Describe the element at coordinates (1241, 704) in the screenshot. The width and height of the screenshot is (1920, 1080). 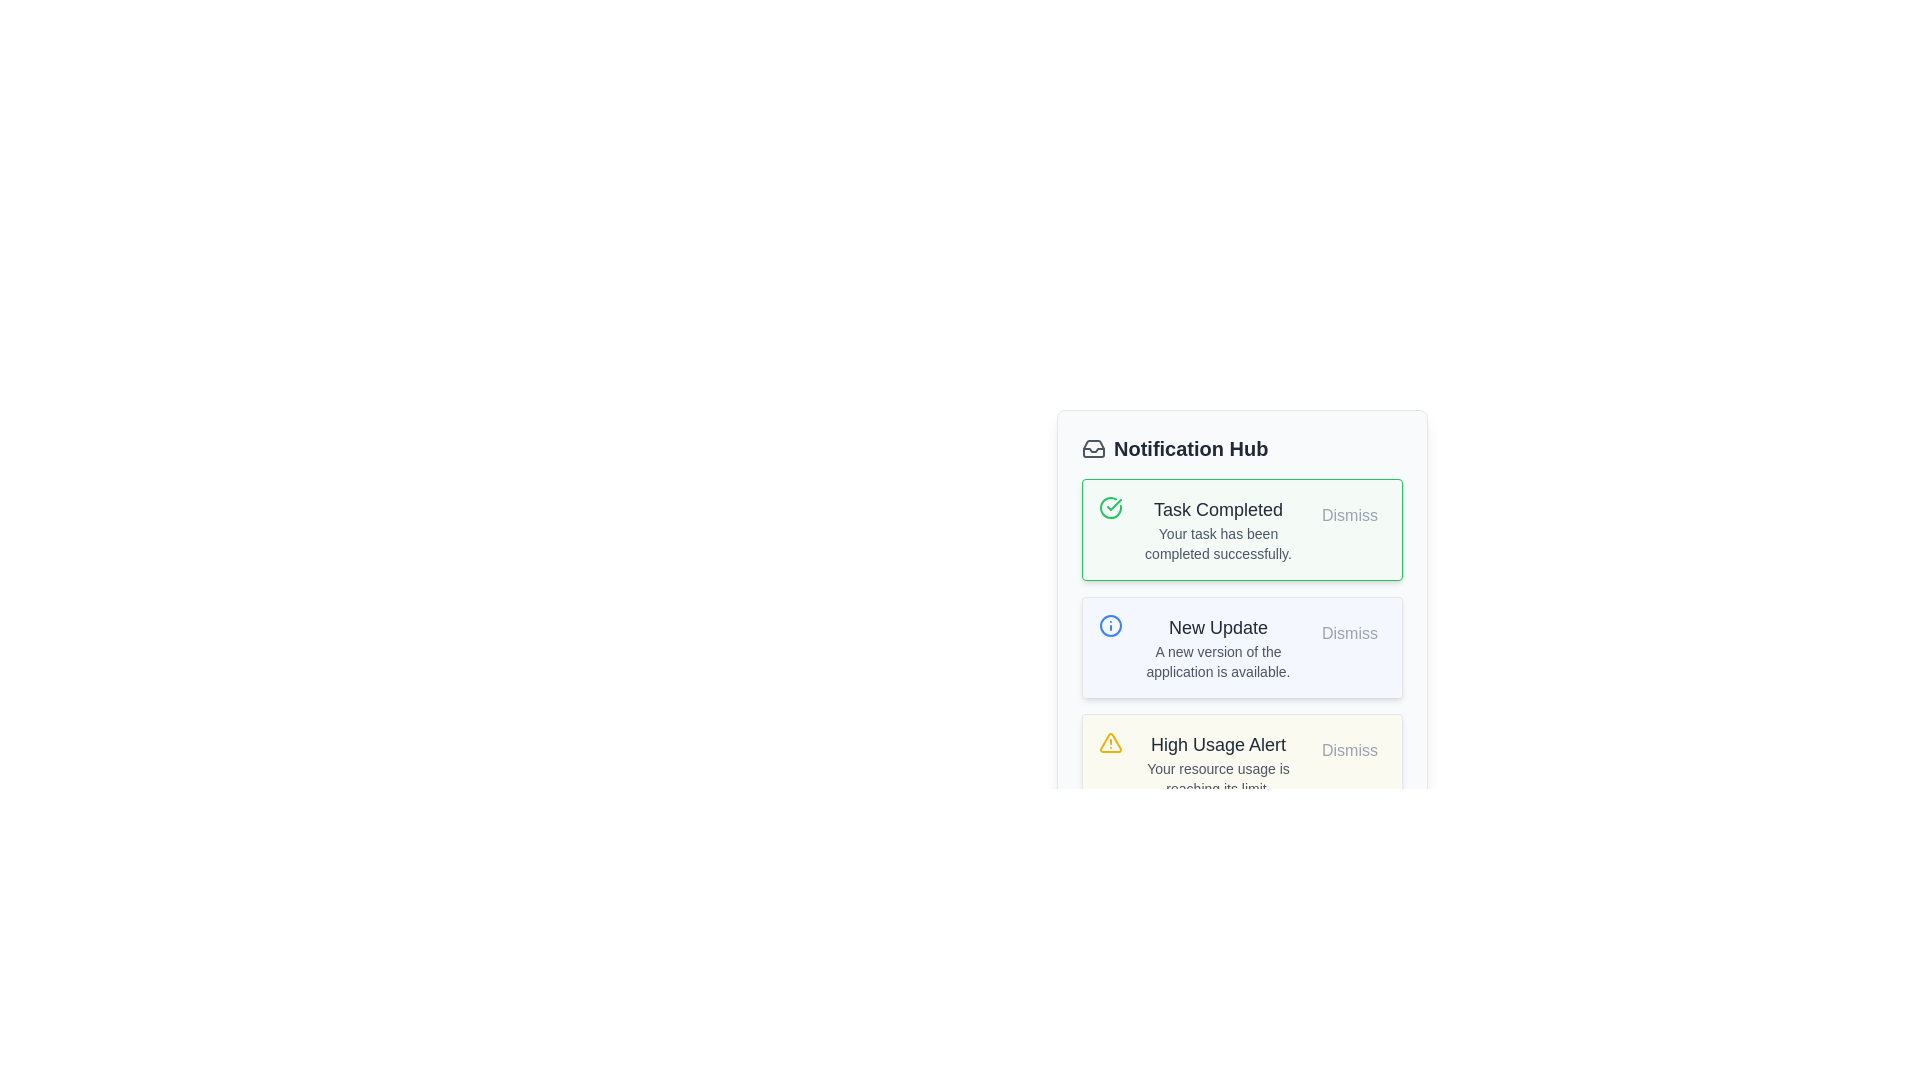
I see `notifications in the Notification card located in the Notification Hub, specifically the third item in the list of notifications, which contains various notifications with dismiss buttons` at that location.